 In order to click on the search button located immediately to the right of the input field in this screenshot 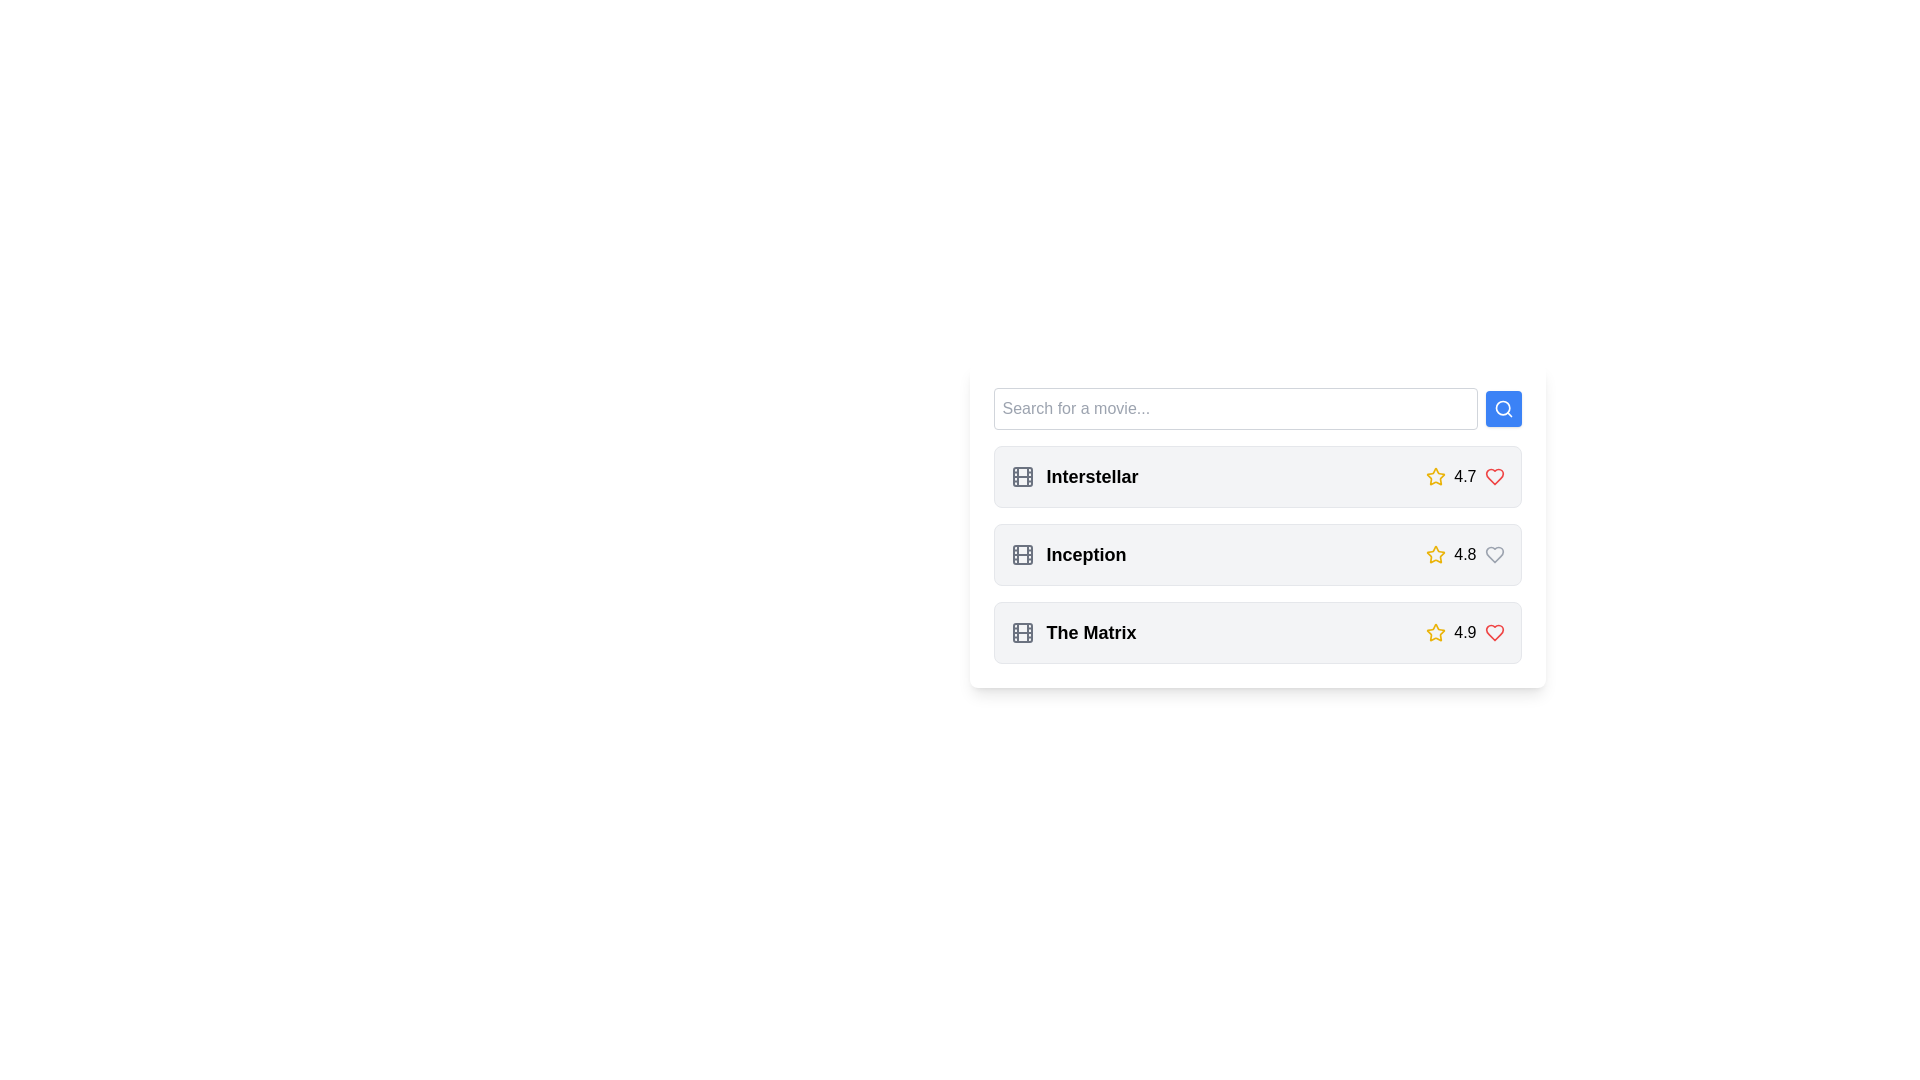, I will do `click(1503, 407)`.